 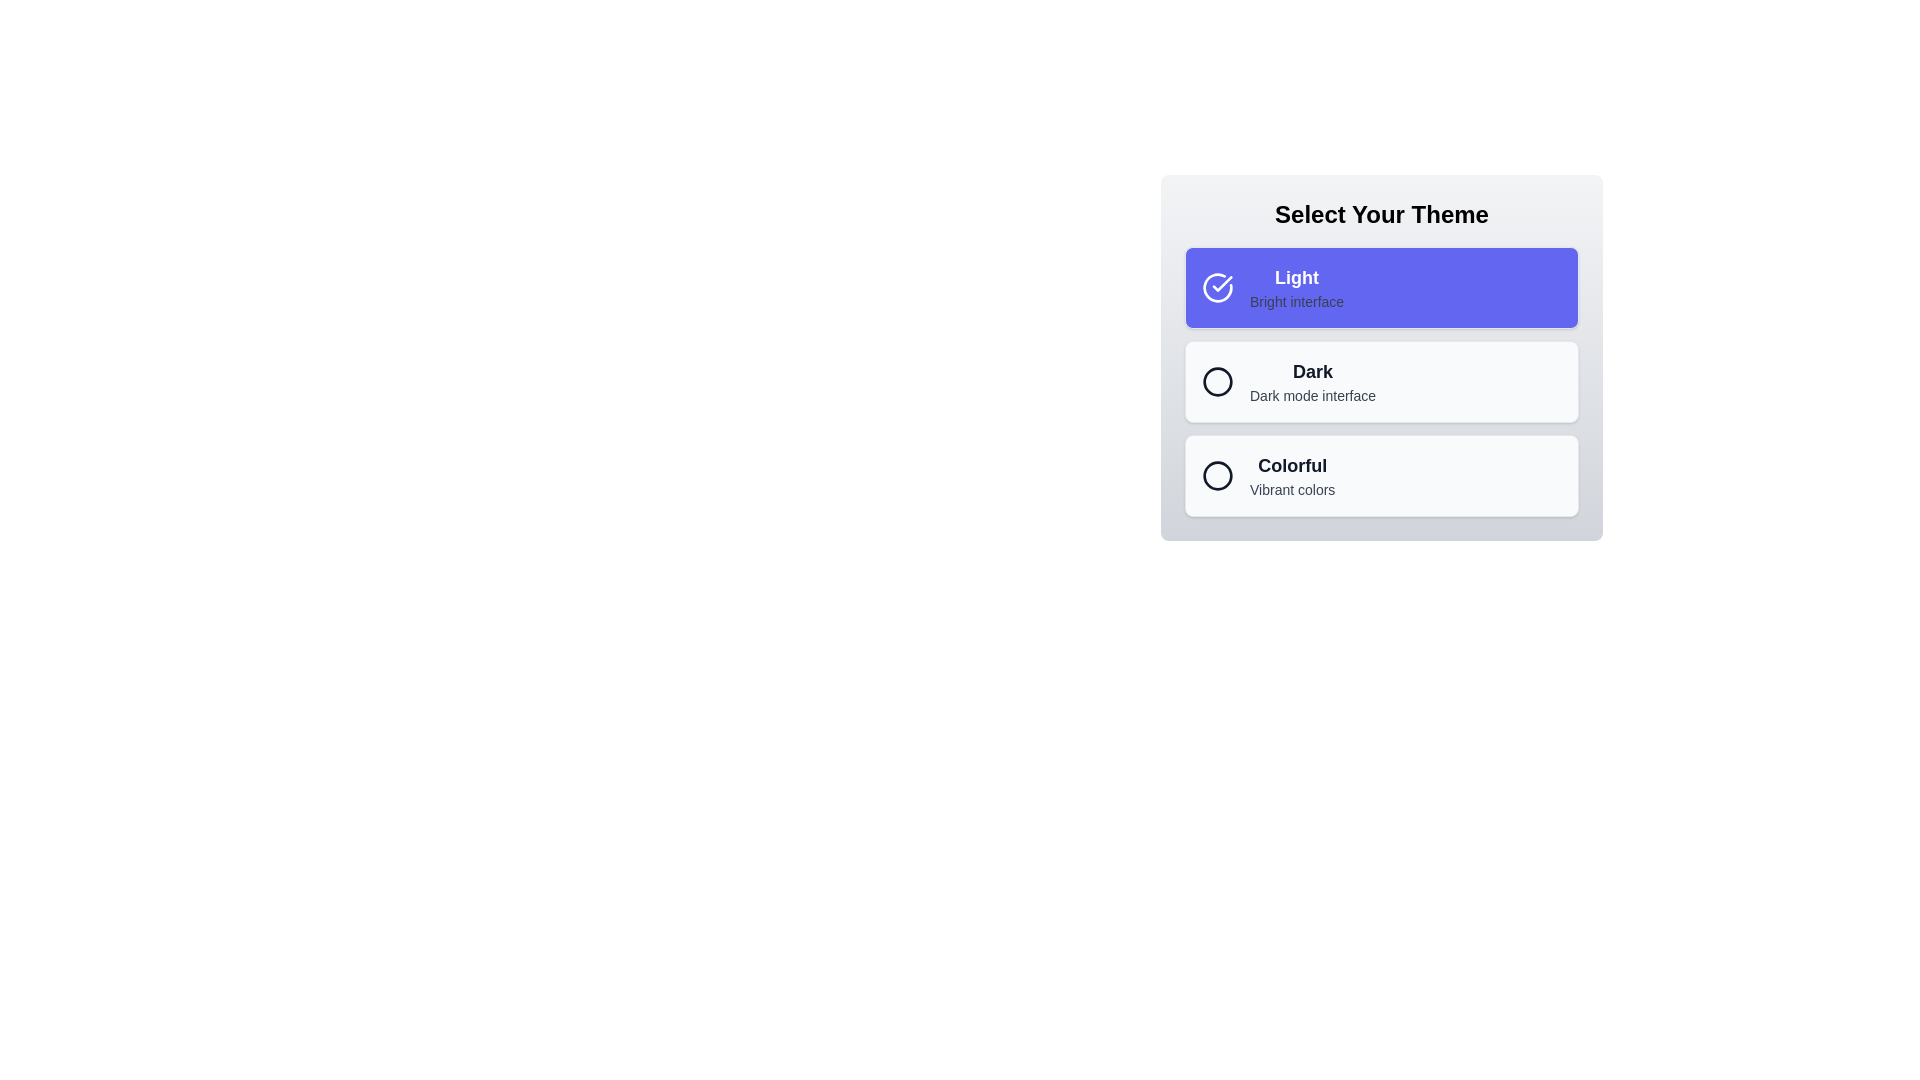 I want to click on the button corresponding to the theme Light, so click(x=1381, y=288).